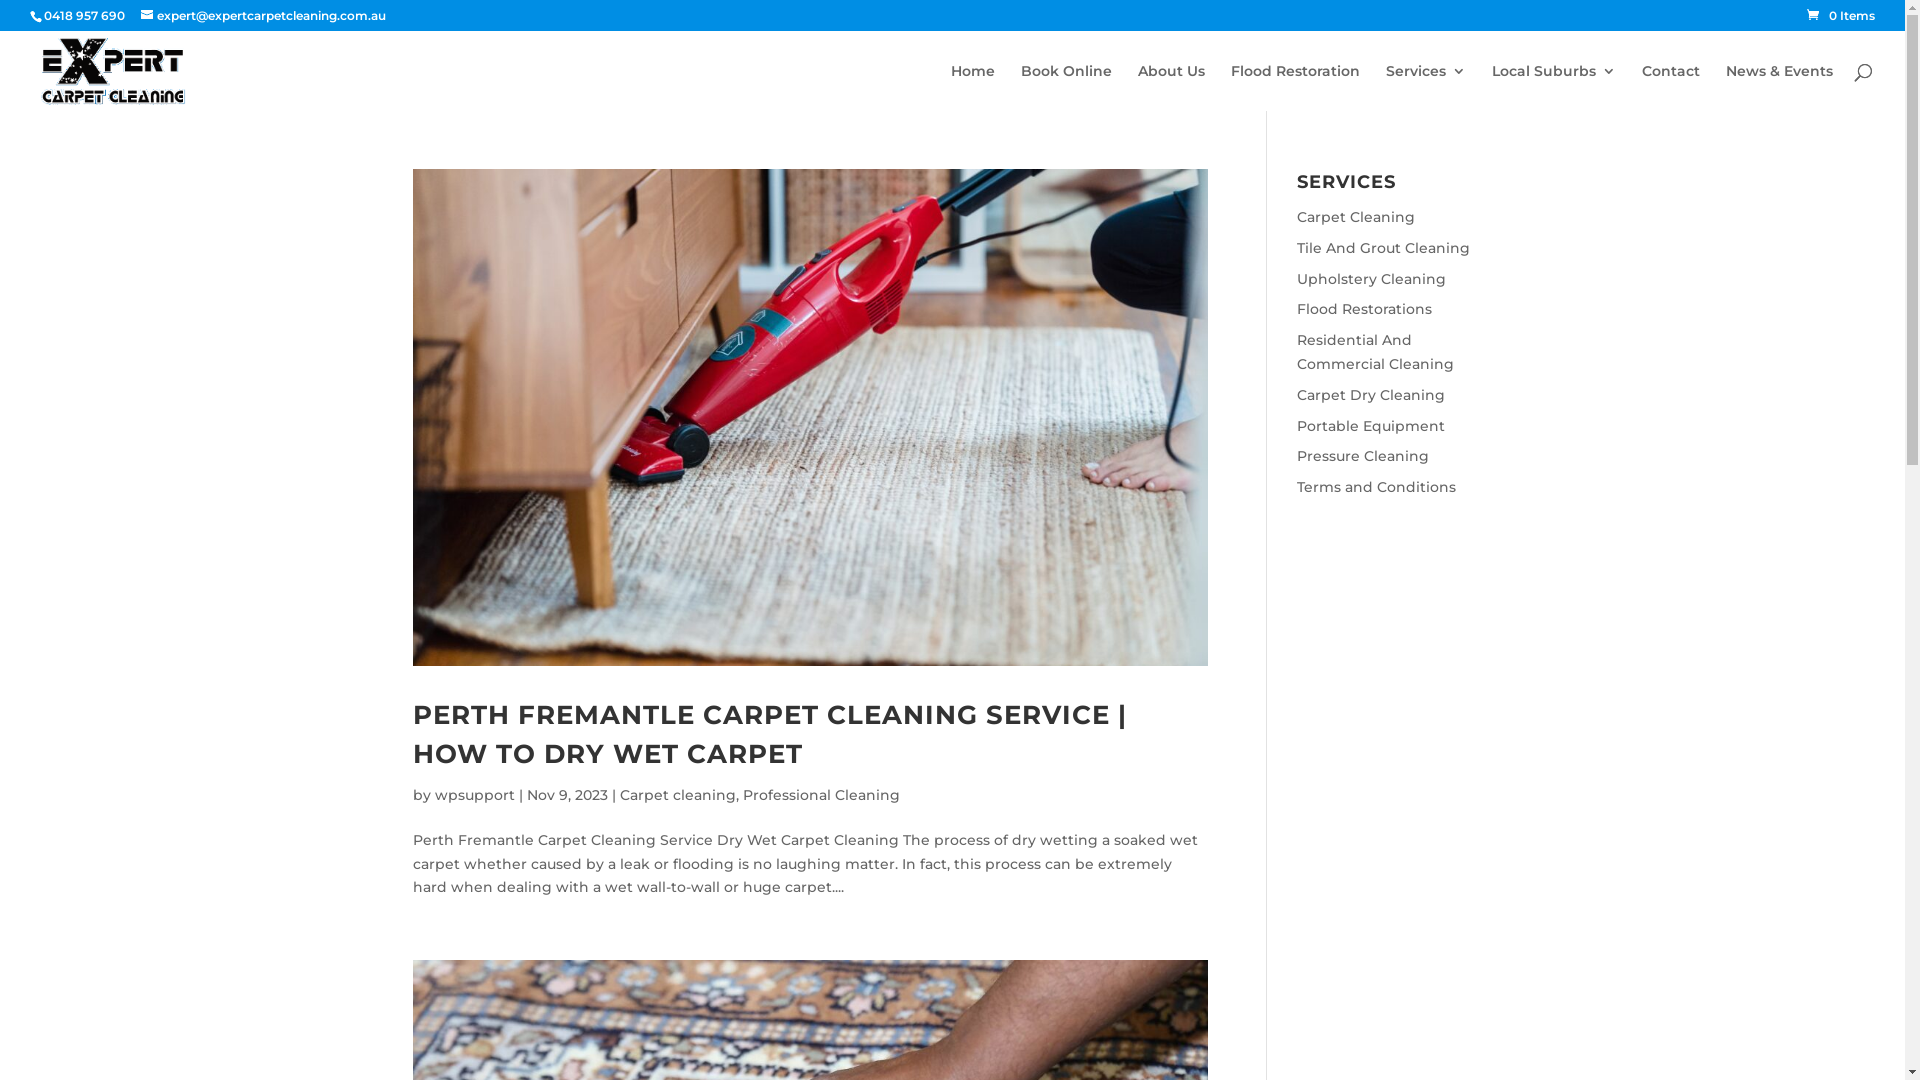 The height and width of the screenshot is (1080, 1920). I want to click on 'Pressure Cleaning', so click(1362, 455).